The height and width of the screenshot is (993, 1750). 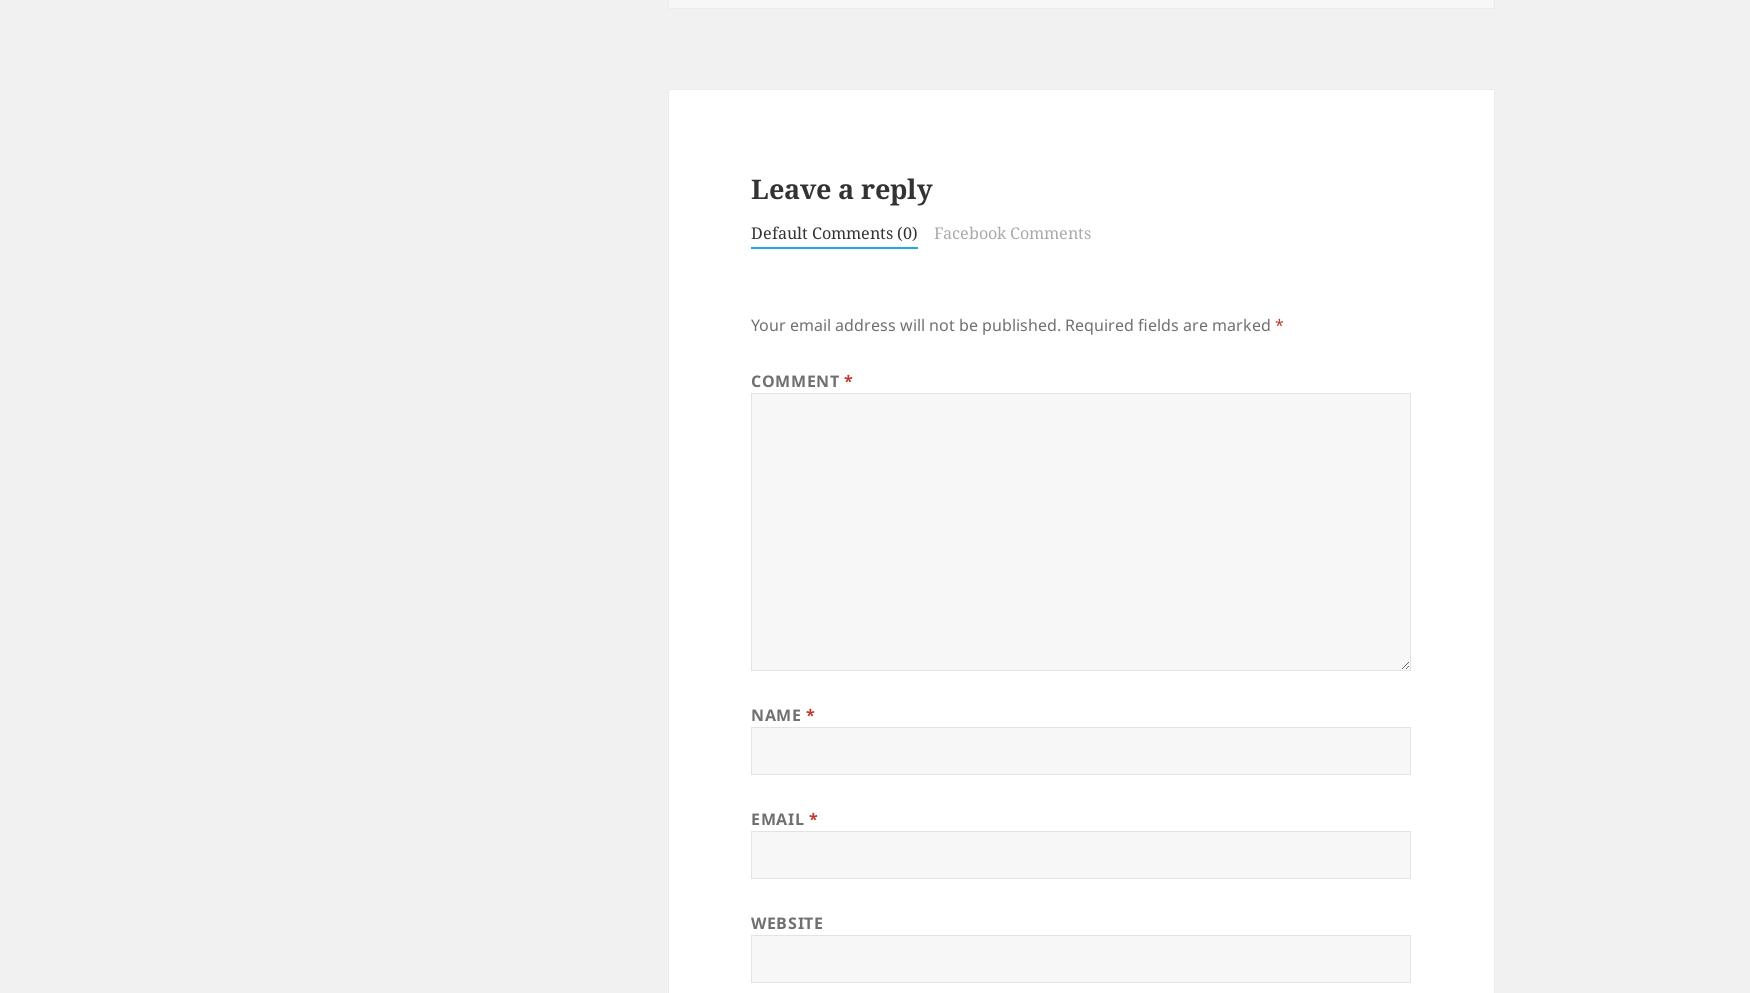 I want to click on 'Leave a reply', so click(x=841, y=186).